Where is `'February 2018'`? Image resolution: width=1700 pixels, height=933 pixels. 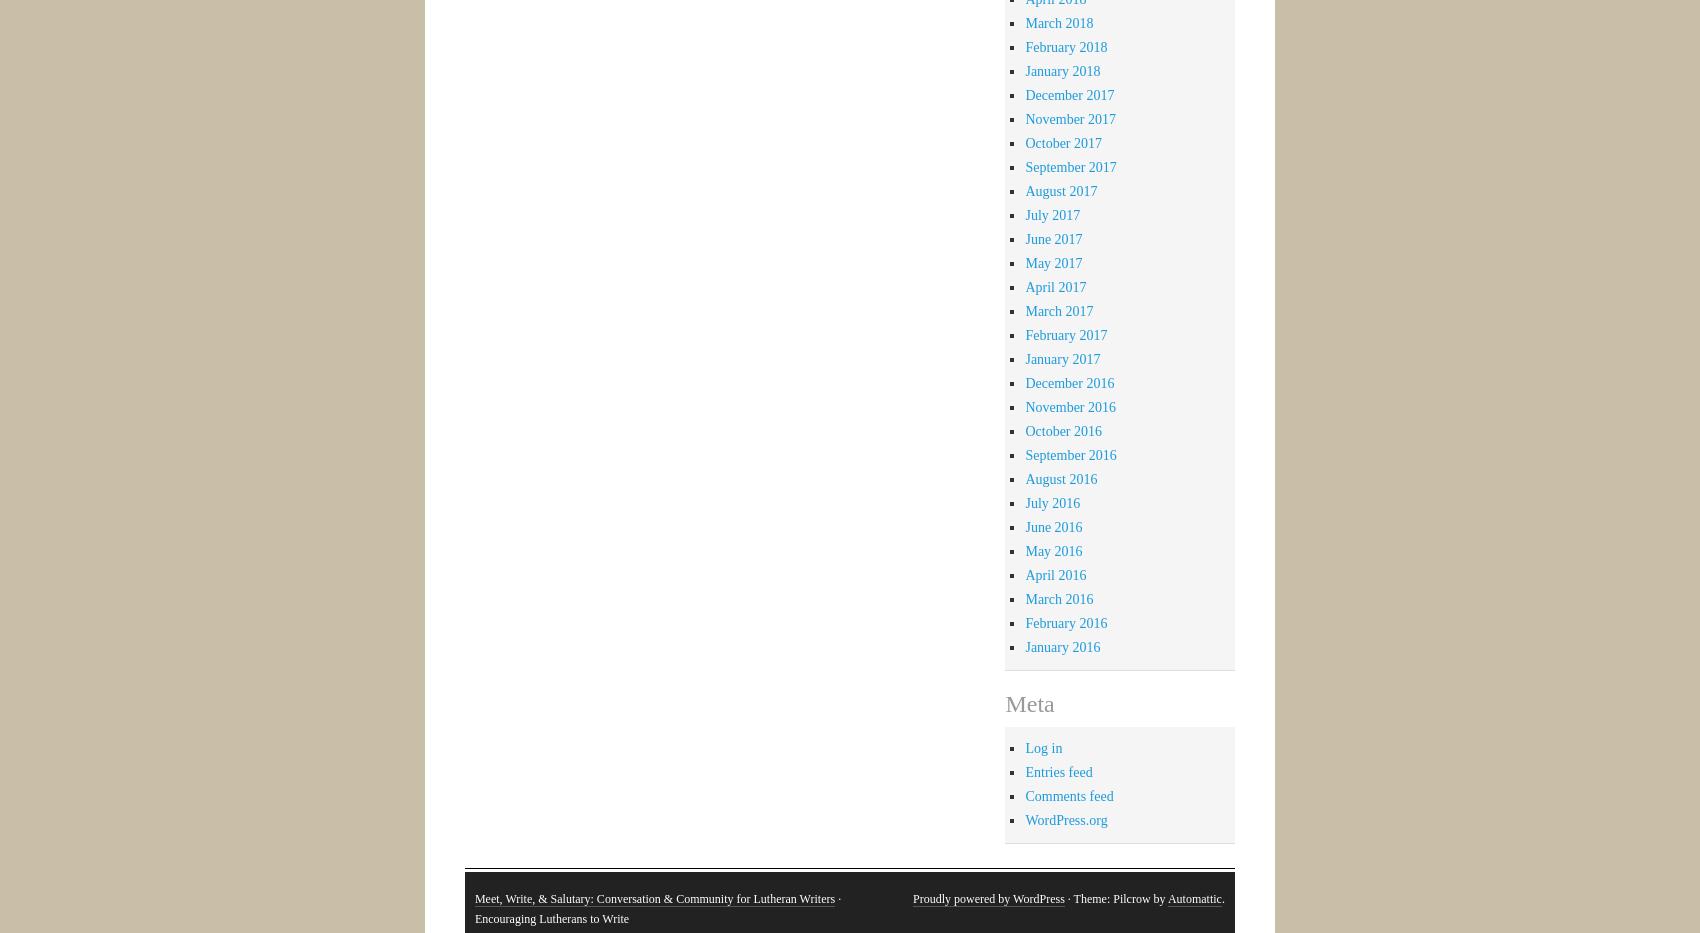 'February 2018' is located at coordinates (1066, 45).